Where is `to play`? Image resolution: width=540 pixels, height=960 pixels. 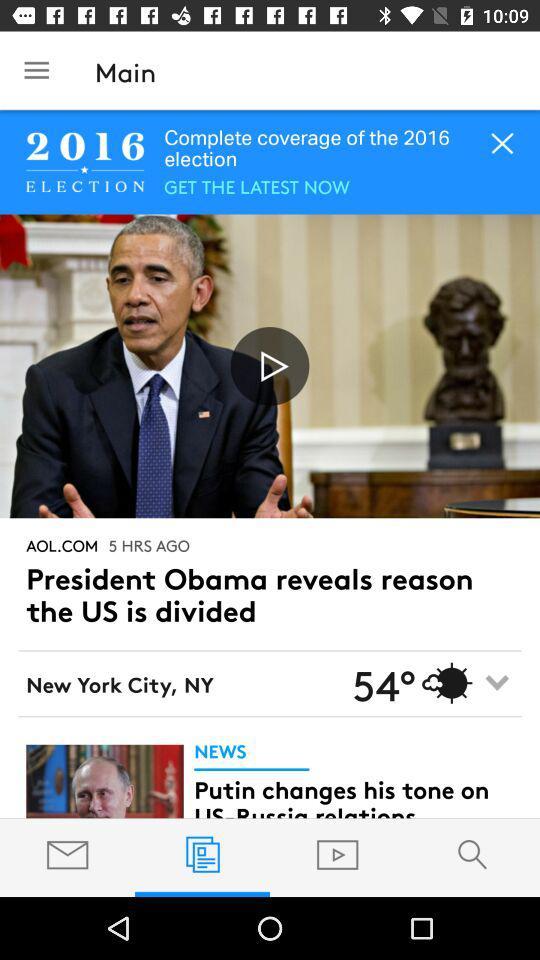
to play is located at coordinates (270, 365).